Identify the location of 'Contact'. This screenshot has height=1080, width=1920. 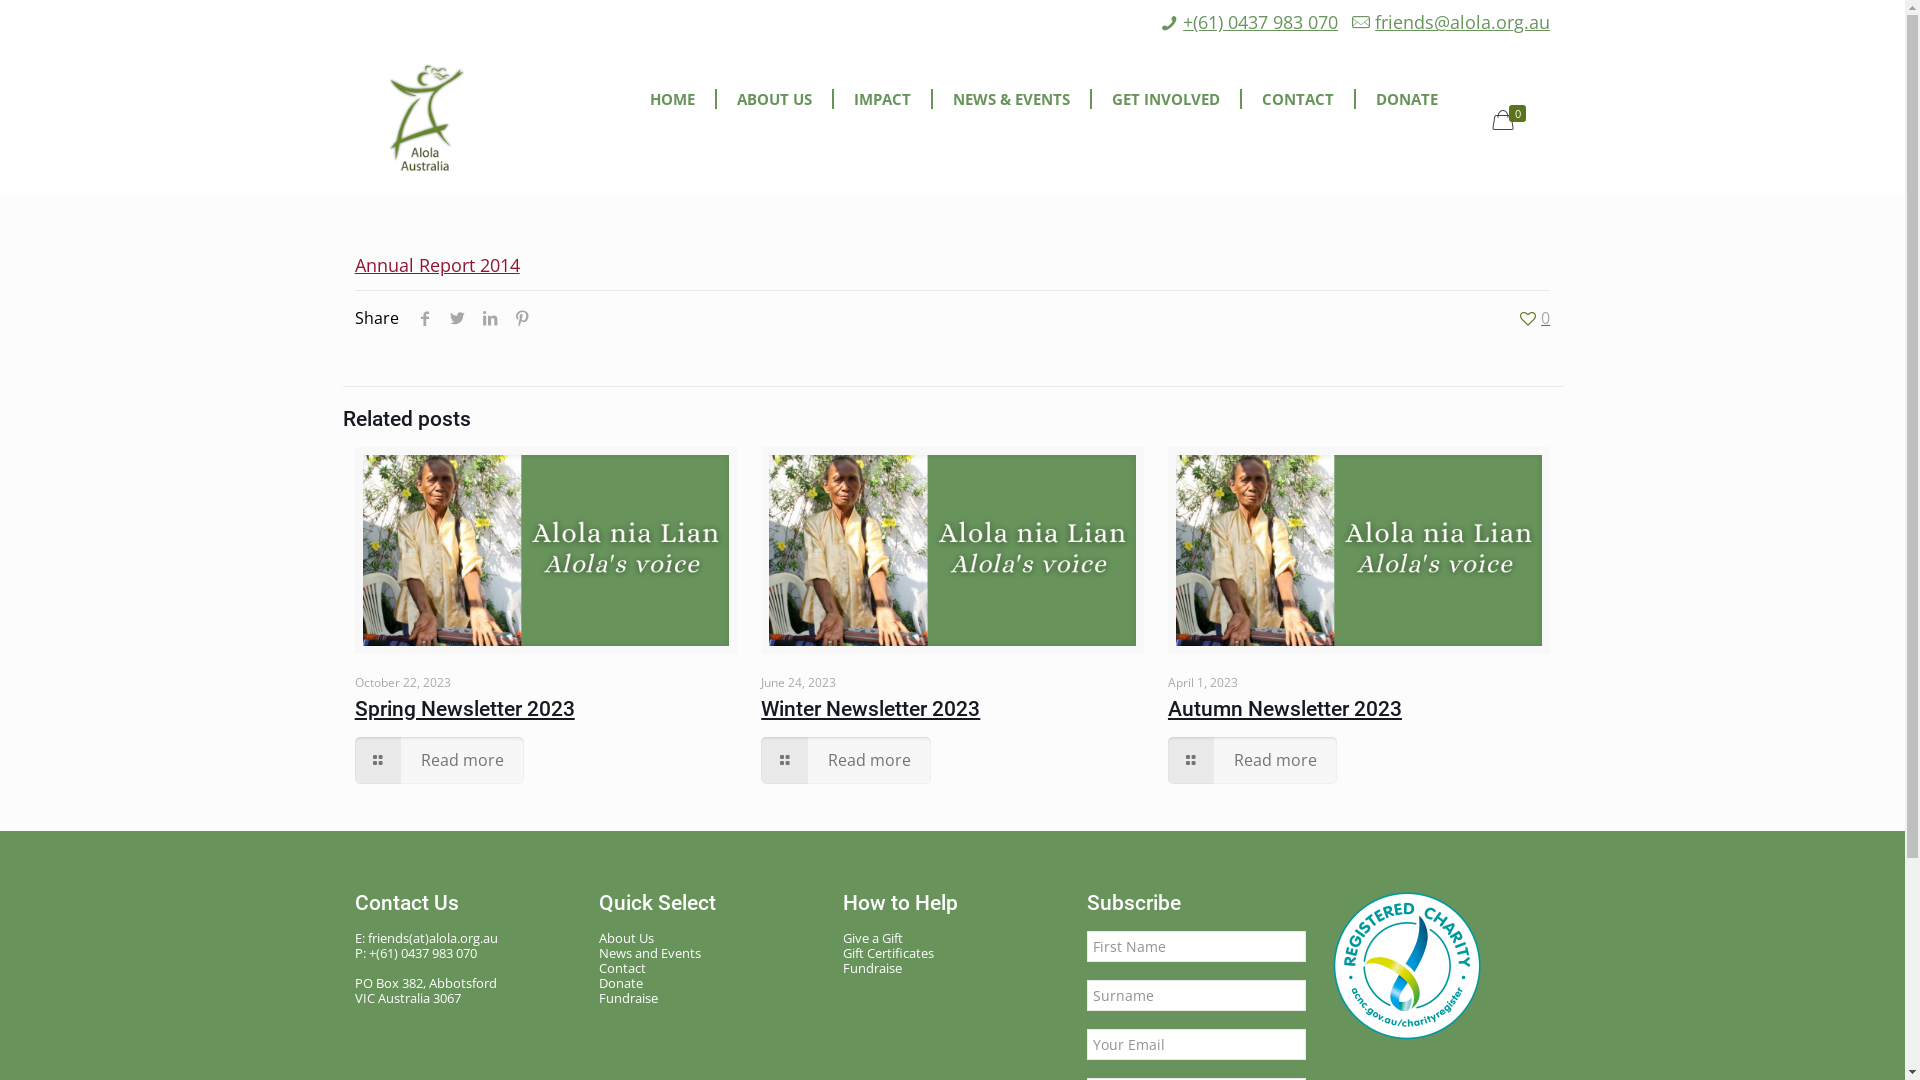
(709, 967).